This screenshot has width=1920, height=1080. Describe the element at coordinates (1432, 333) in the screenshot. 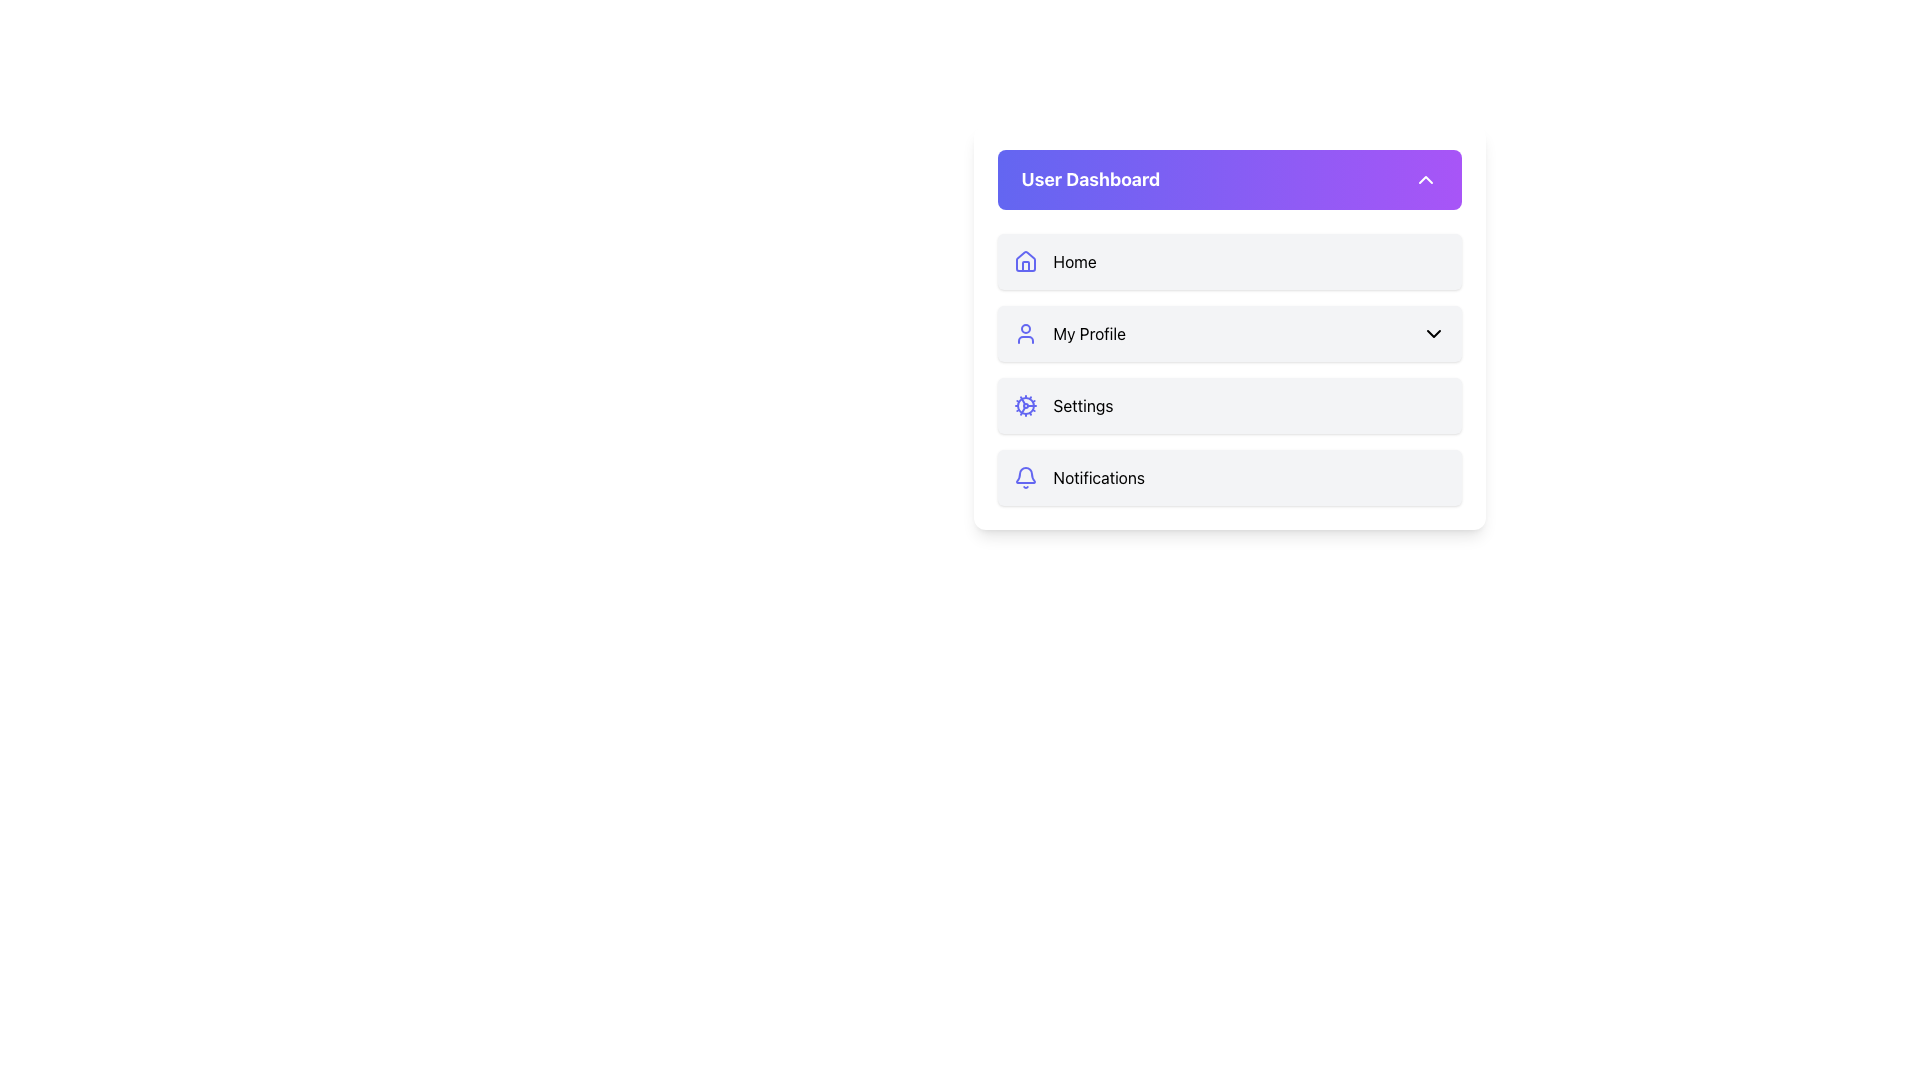

I see `the downwards chevron icon located to the far-right of the 'My Profile' text` at that location.